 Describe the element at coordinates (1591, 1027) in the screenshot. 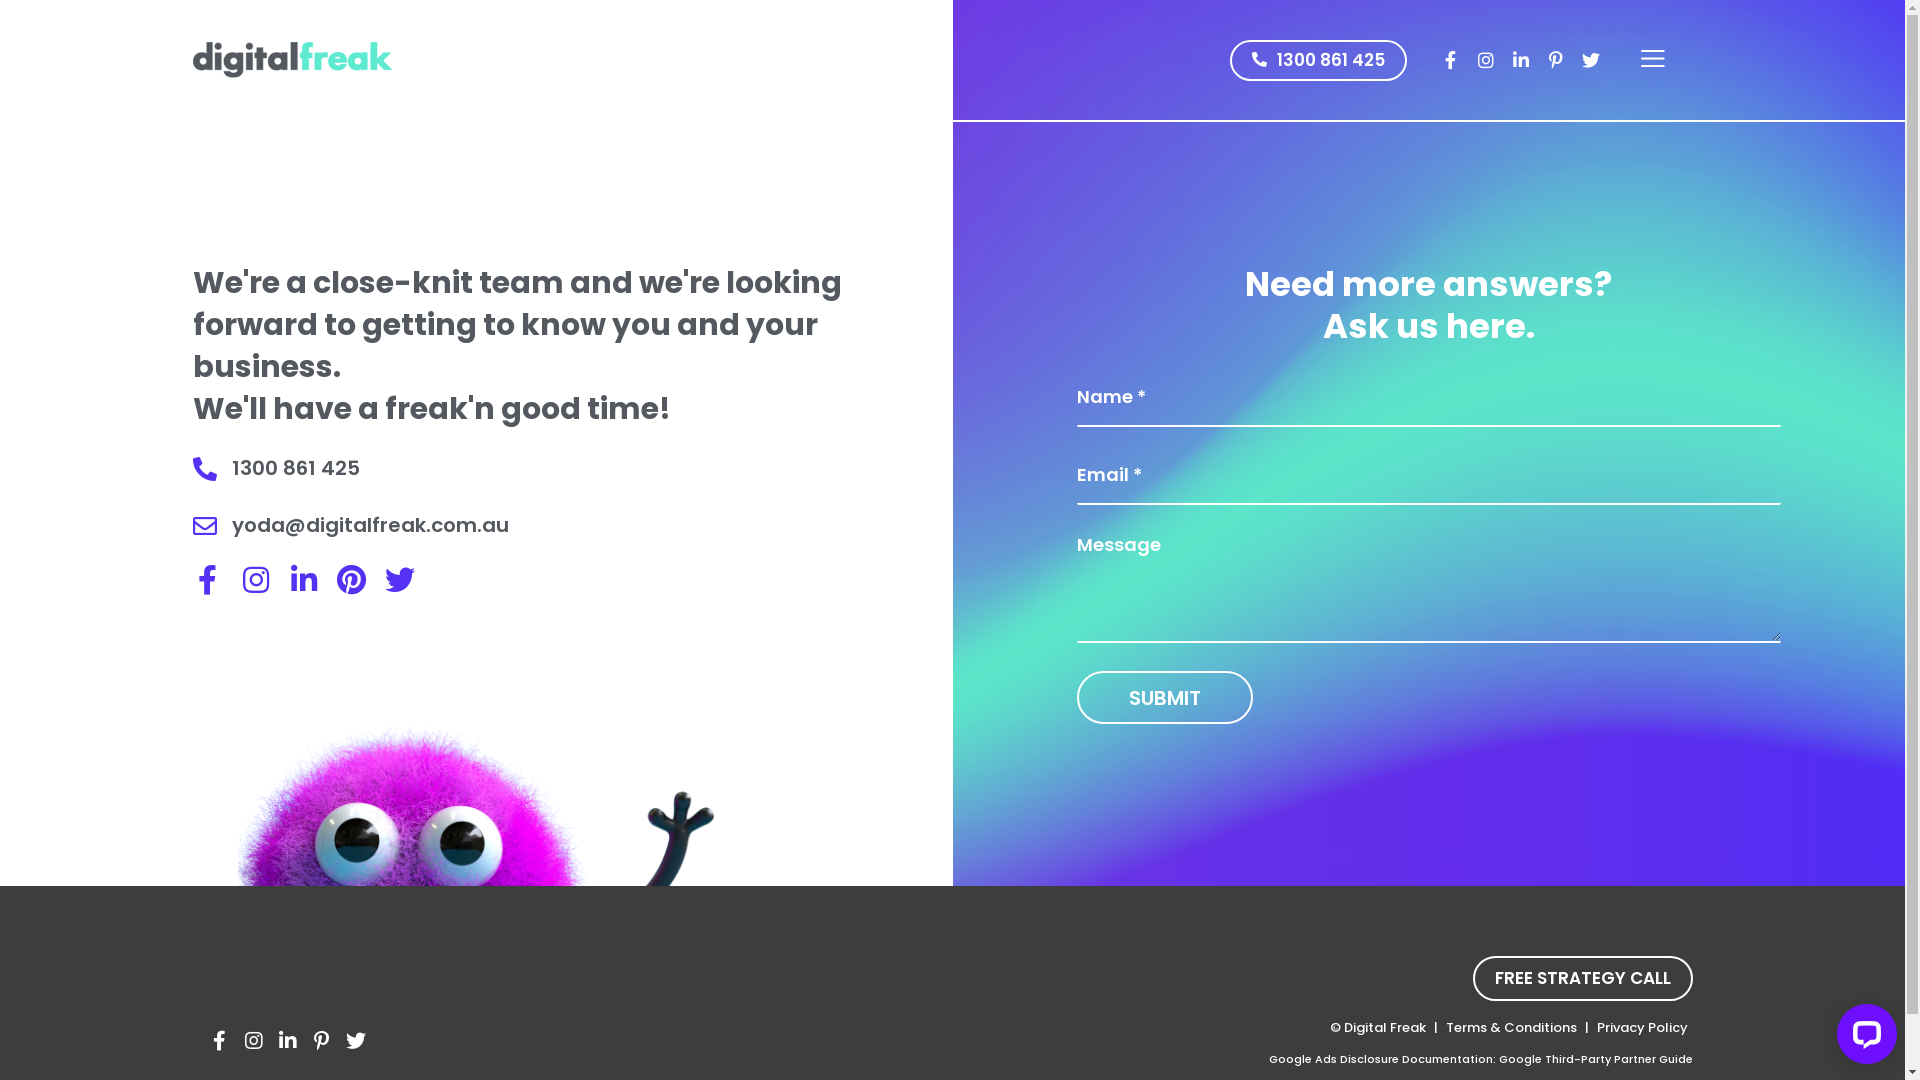

I see `'Privacy Policy'` at that location.